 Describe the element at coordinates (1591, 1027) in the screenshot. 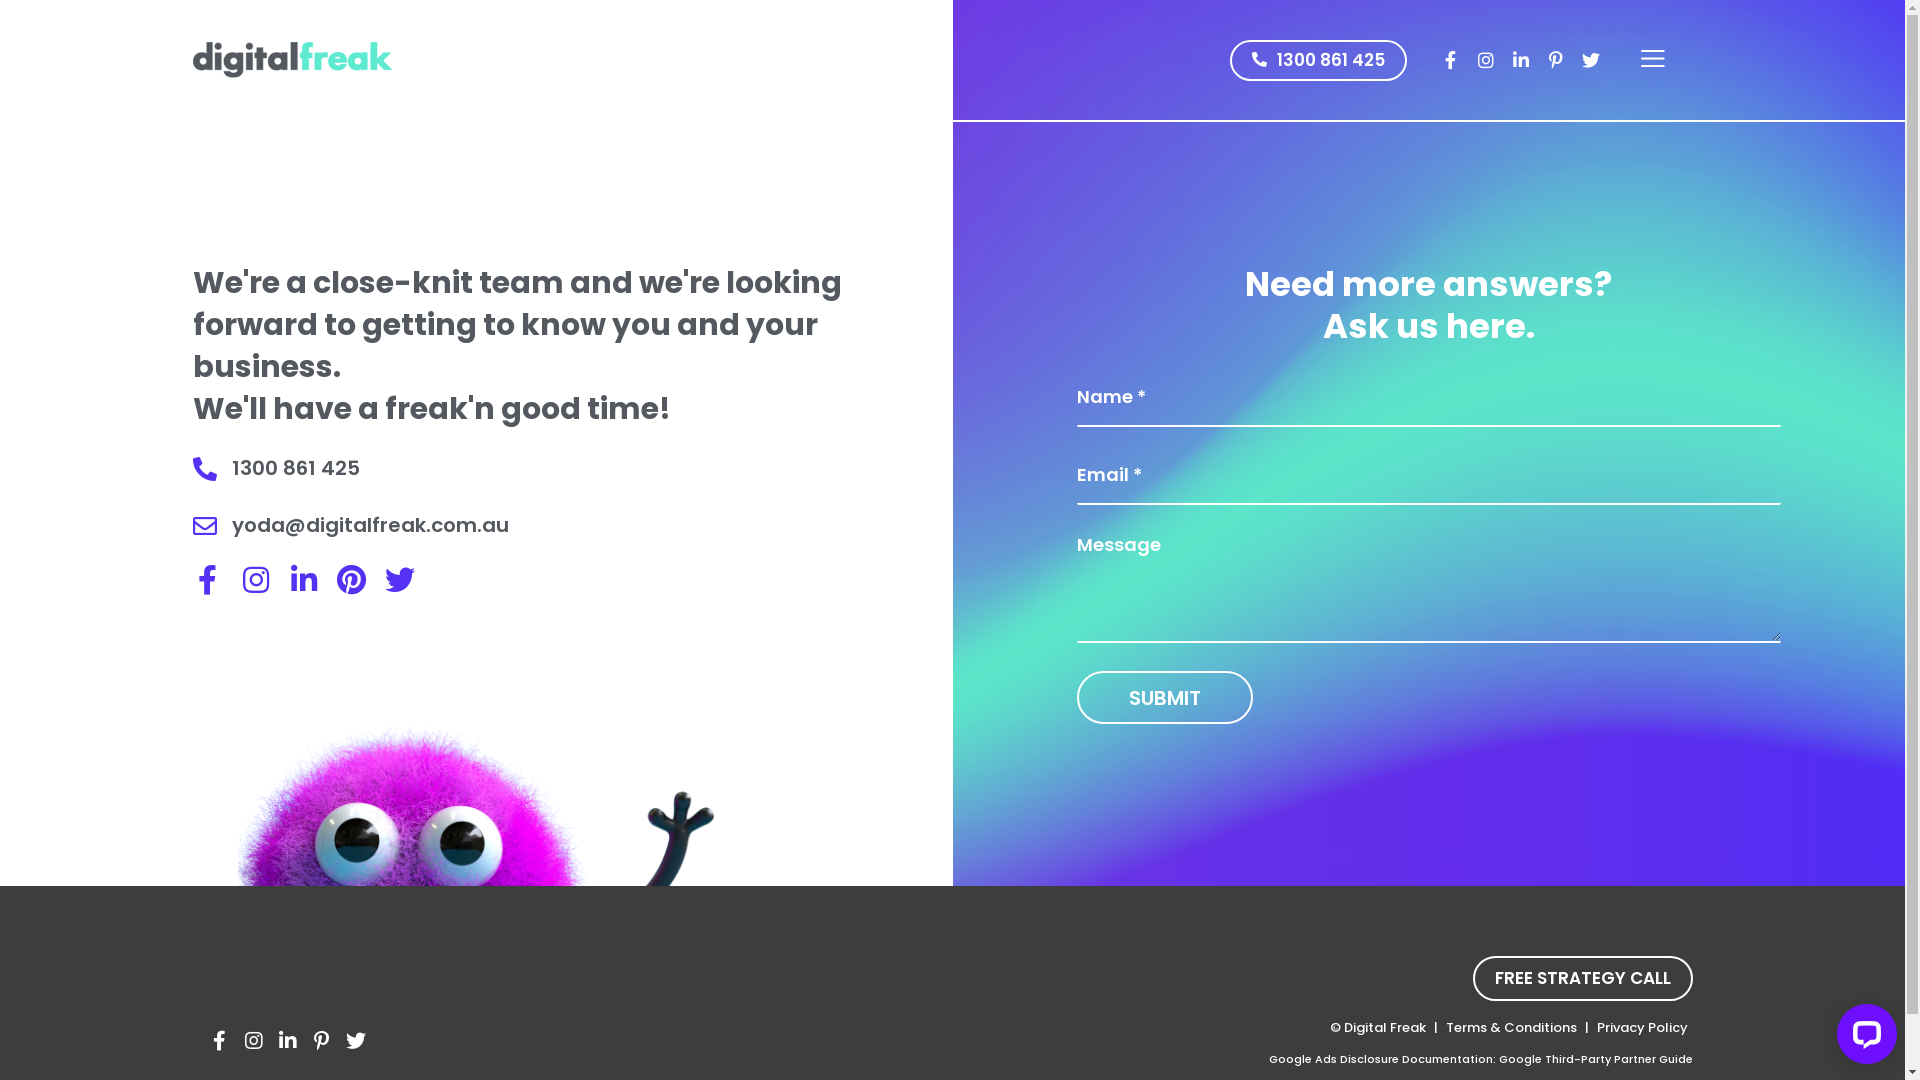

I see `'Privacy Policy'` at that location.